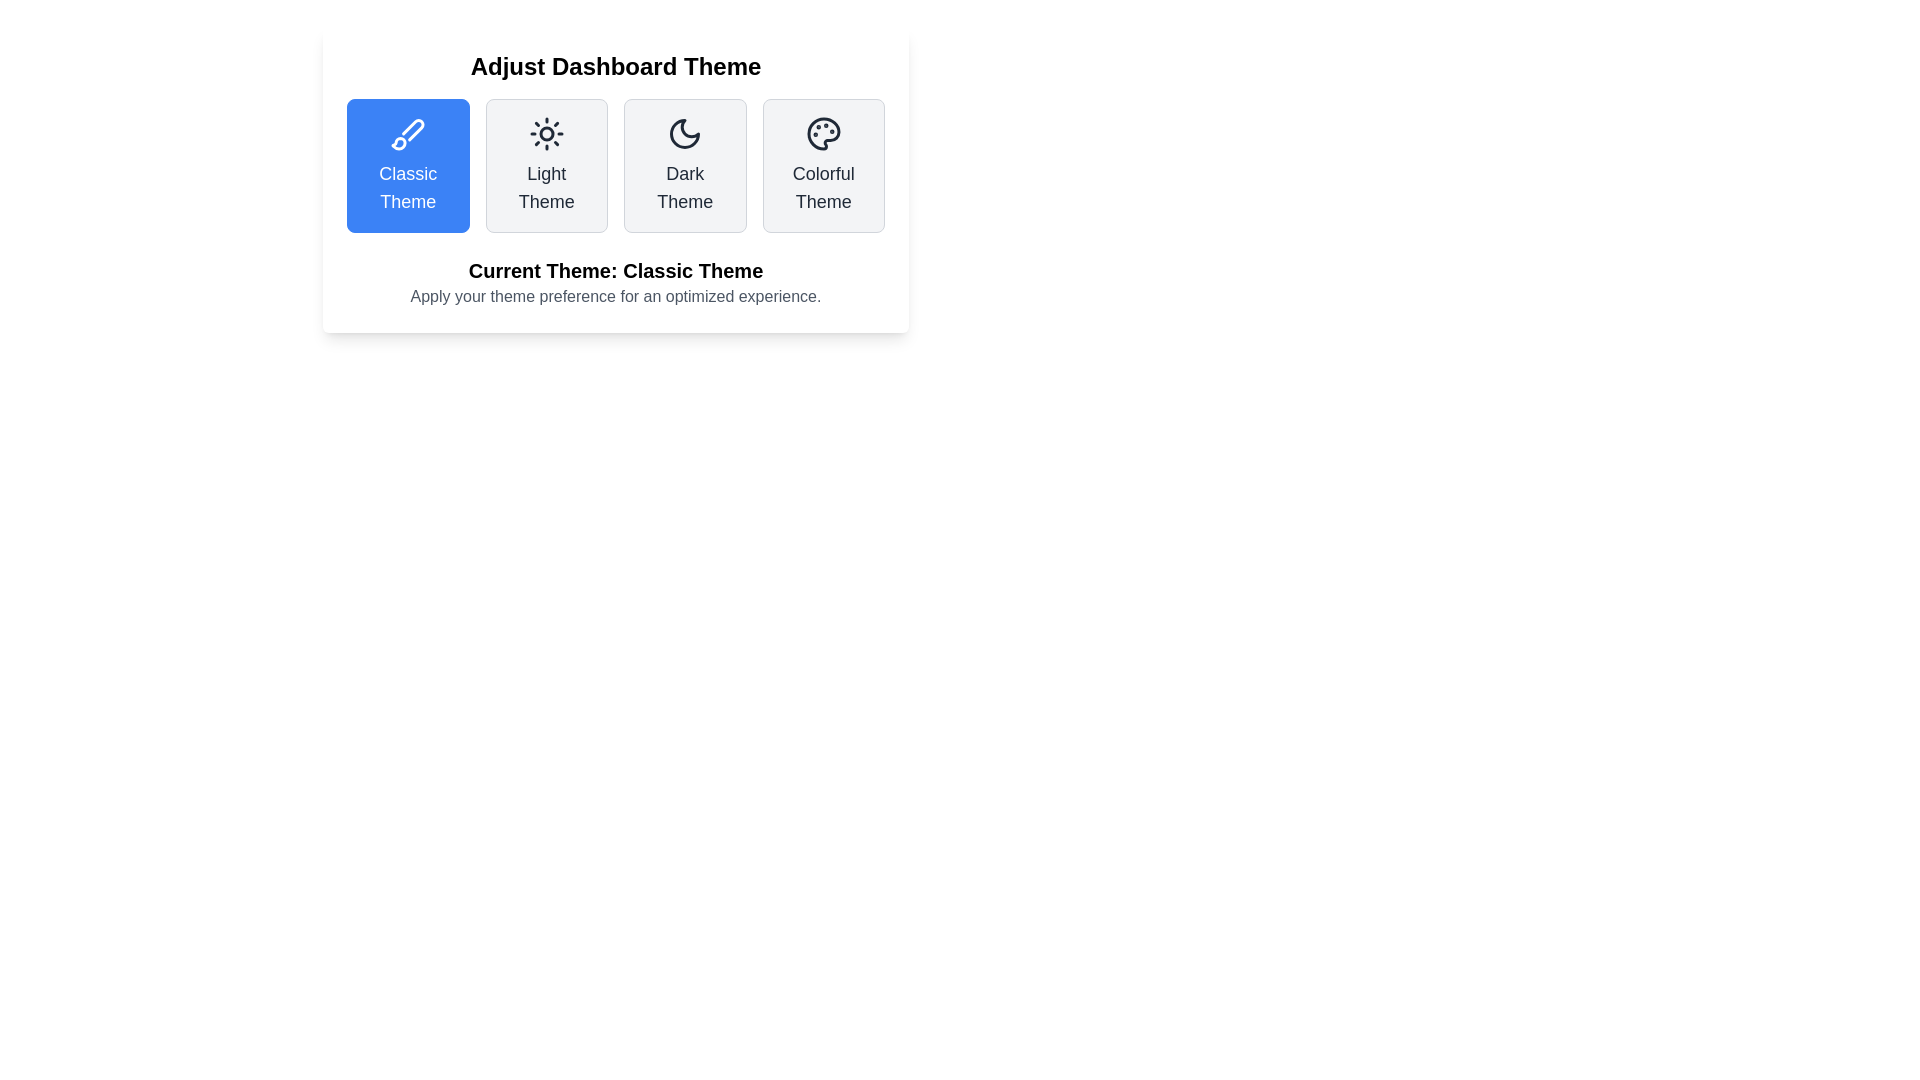 The image size is (1920, 1080). Describe the element at coordinates (546, 188) in the screenshot. I see `the 'Light Theme' text label, which indicates the theme selection option in the user interface` at that location.